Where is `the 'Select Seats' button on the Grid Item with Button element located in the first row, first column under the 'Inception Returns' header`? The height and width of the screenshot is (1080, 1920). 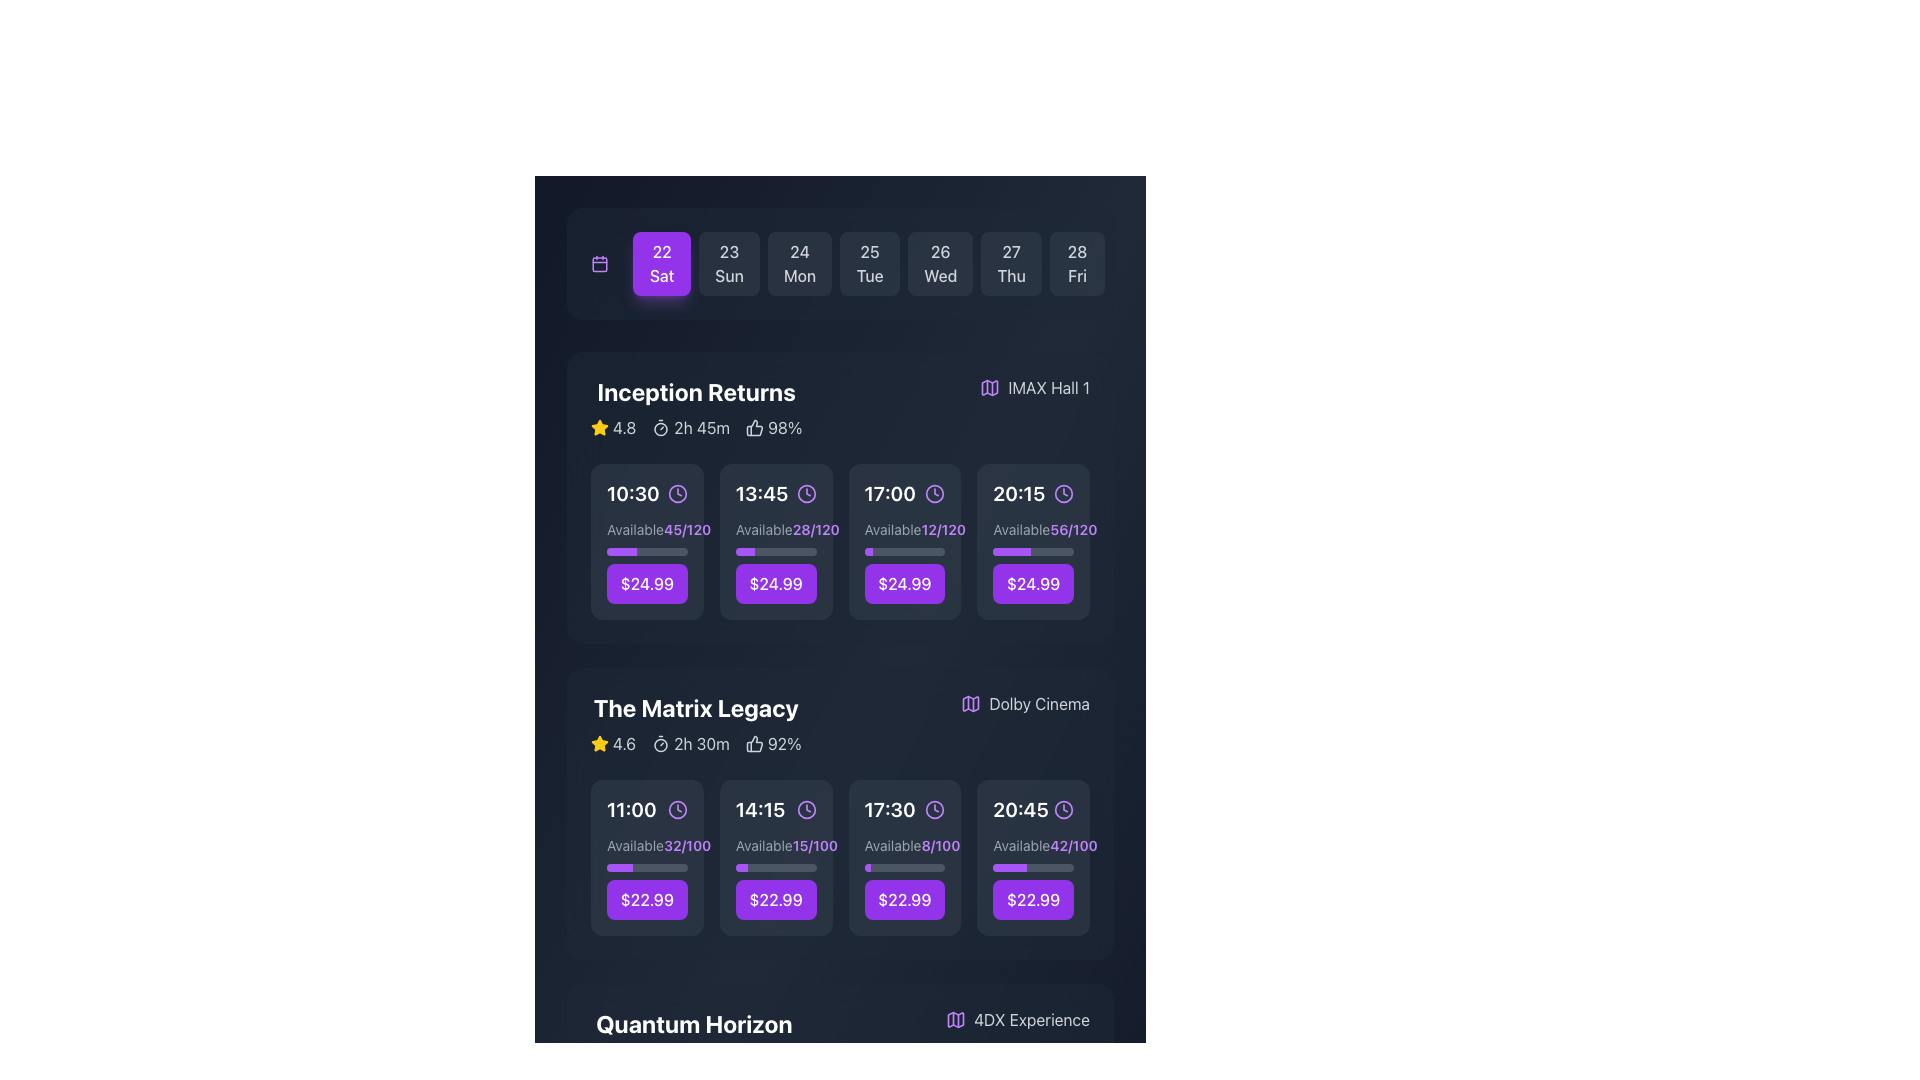
the 'Select Seats' button on the Grid Item with Button element located in the first row, first column under the 'Inception Returns' header is located at coordinates (647, 542).